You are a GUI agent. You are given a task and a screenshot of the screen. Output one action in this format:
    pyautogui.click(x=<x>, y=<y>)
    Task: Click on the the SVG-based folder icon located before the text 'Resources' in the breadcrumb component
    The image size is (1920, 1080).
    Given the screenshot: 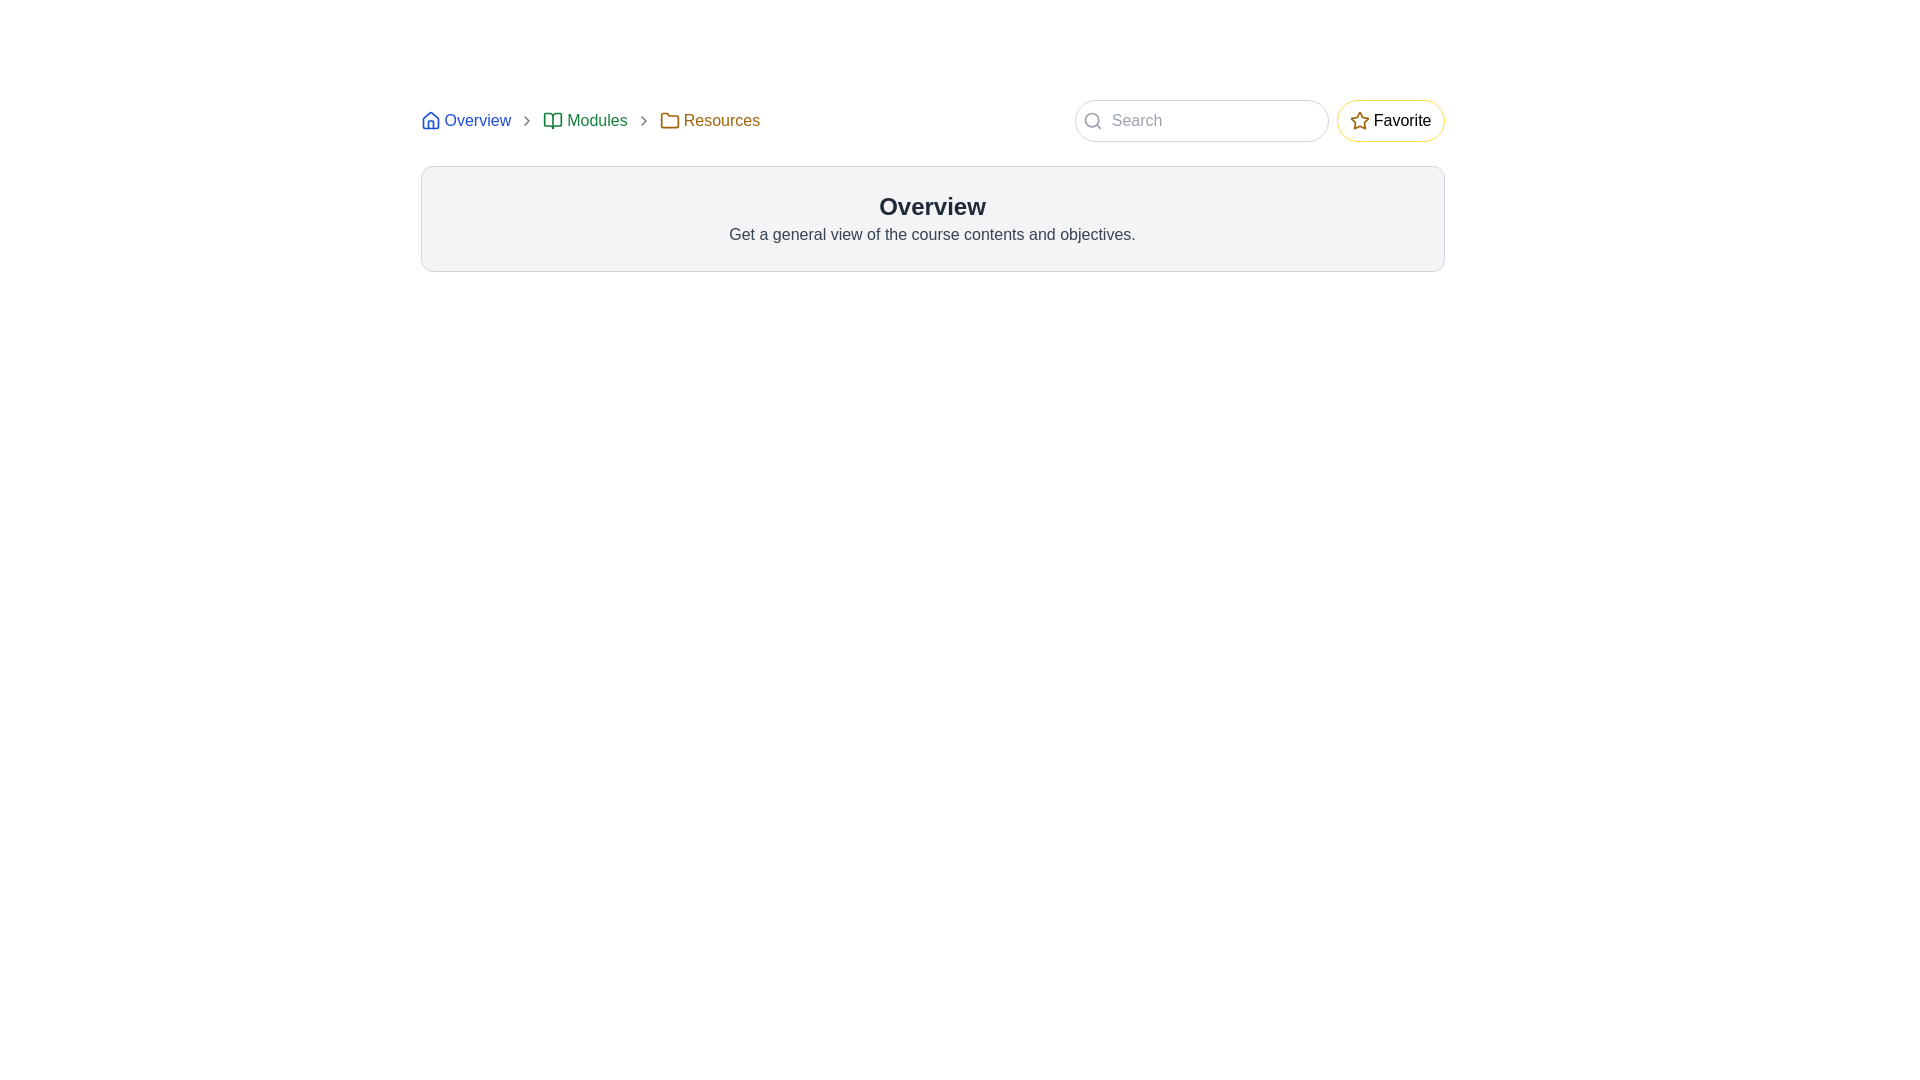 What is the action you would take?
    pyautogui.click(x=669, y=120)
    